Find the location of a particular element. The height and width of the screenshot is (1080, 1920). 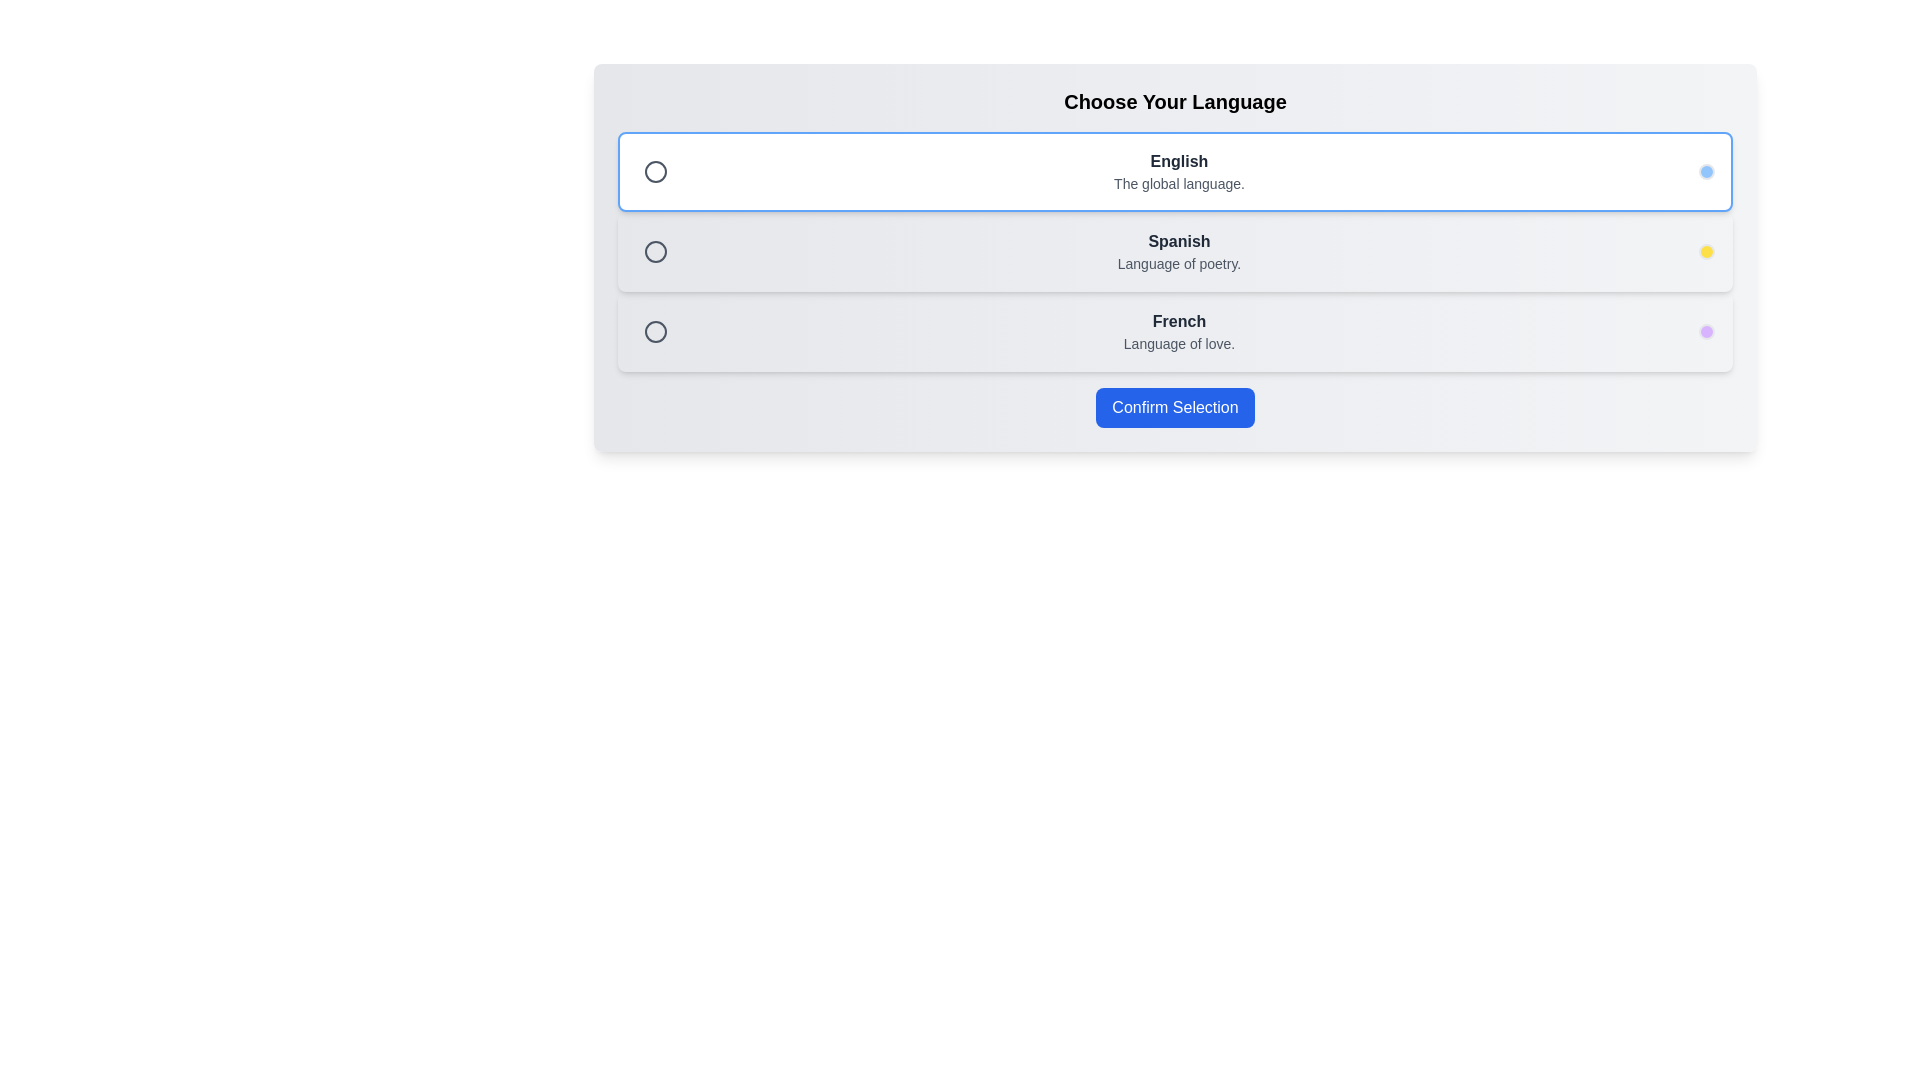

the graphic indicator located in the second row of language options, adjacent to the text 'SpanishLanguage of poetry.' is located at coordinates (1706, 250).